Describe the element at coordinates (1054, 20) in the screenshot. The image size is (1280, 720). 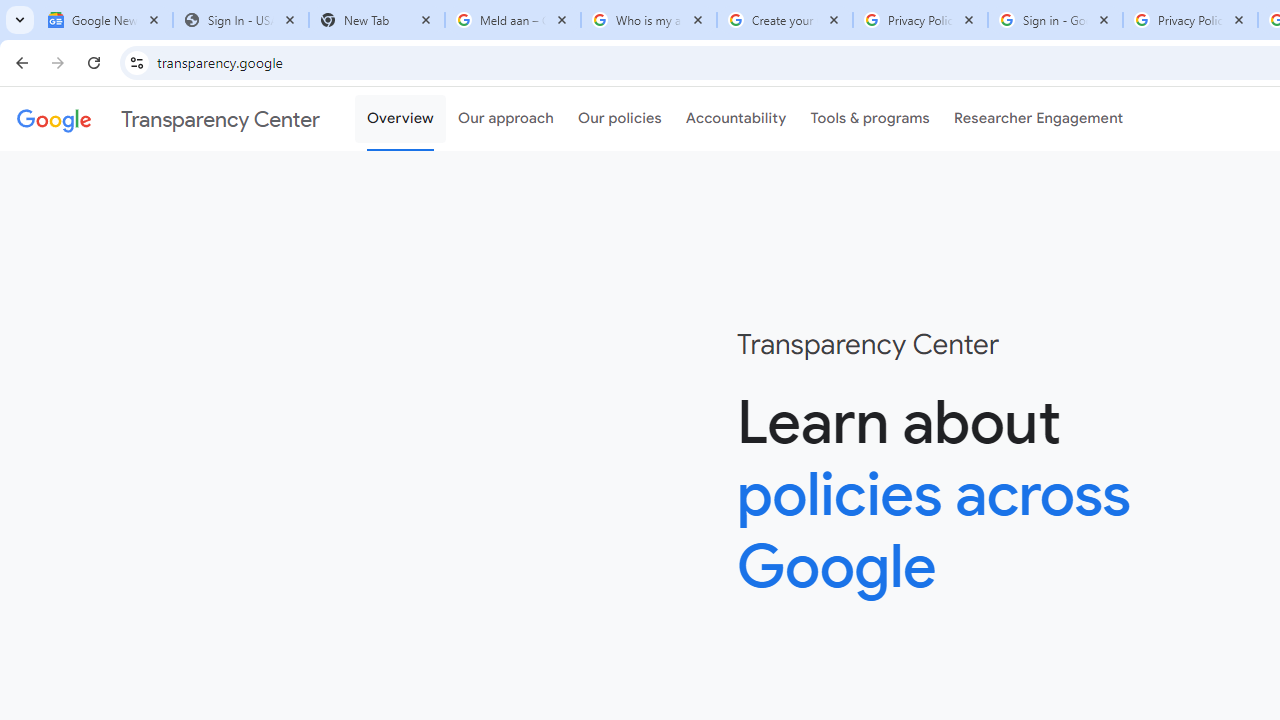
I see `'Sign in - Google Accounts'` at that location.